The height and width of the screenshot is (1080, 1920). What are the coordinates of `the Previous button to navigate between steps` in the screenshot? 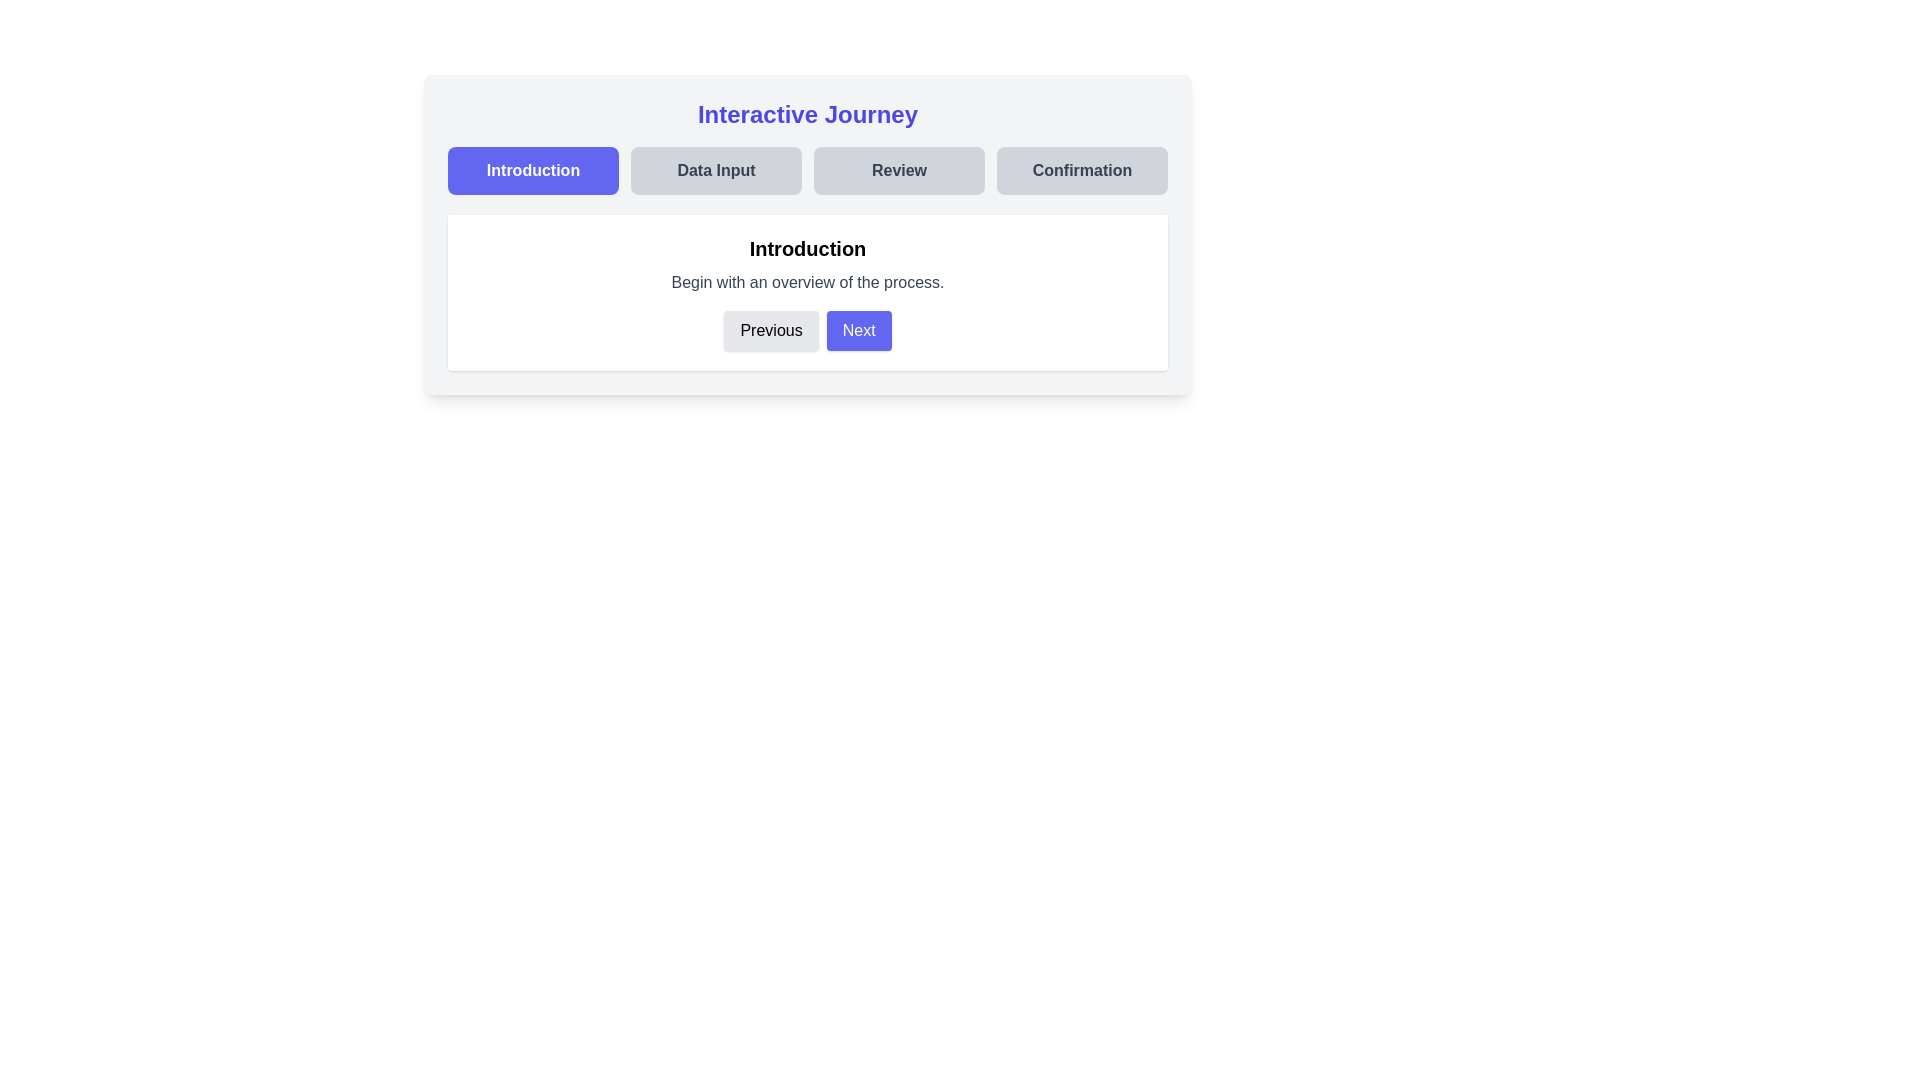 It's located at (770, 330).